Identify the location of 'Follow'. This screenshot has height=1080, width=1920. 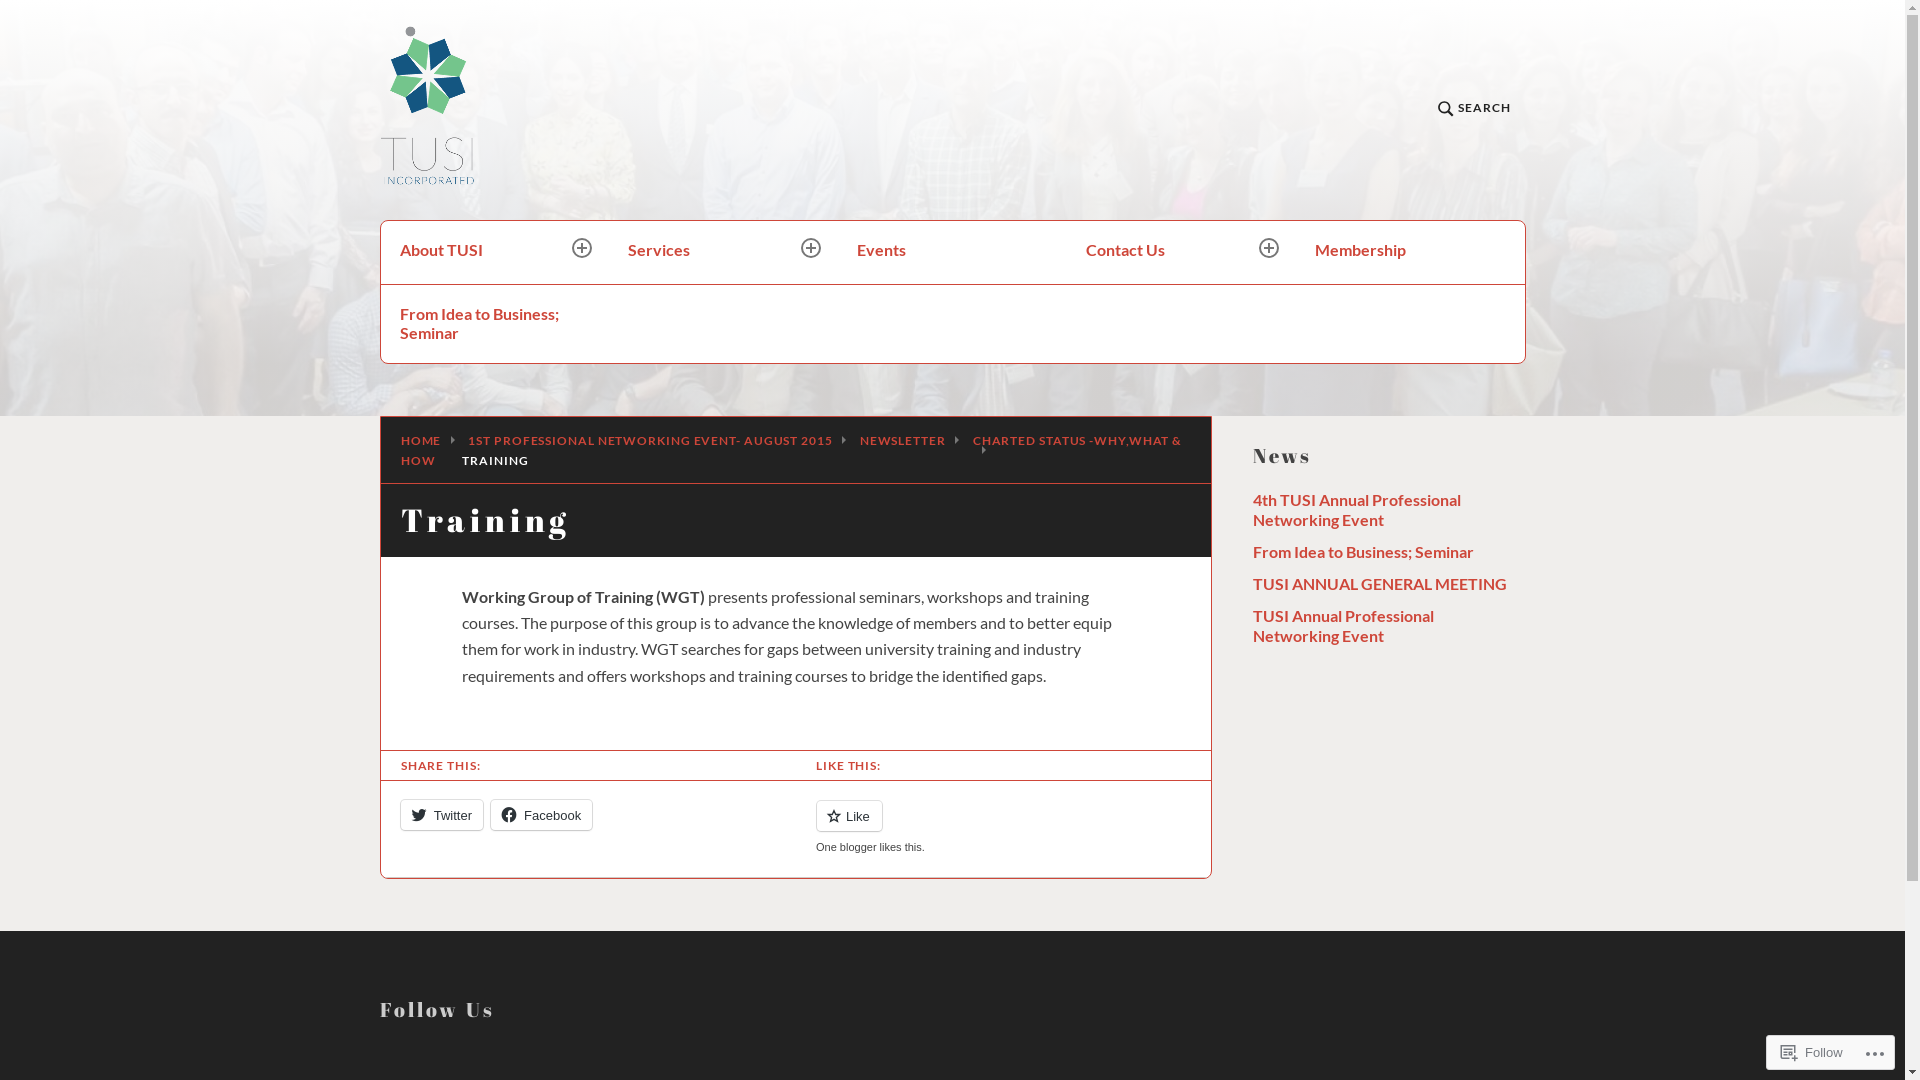
(1812, 1051).